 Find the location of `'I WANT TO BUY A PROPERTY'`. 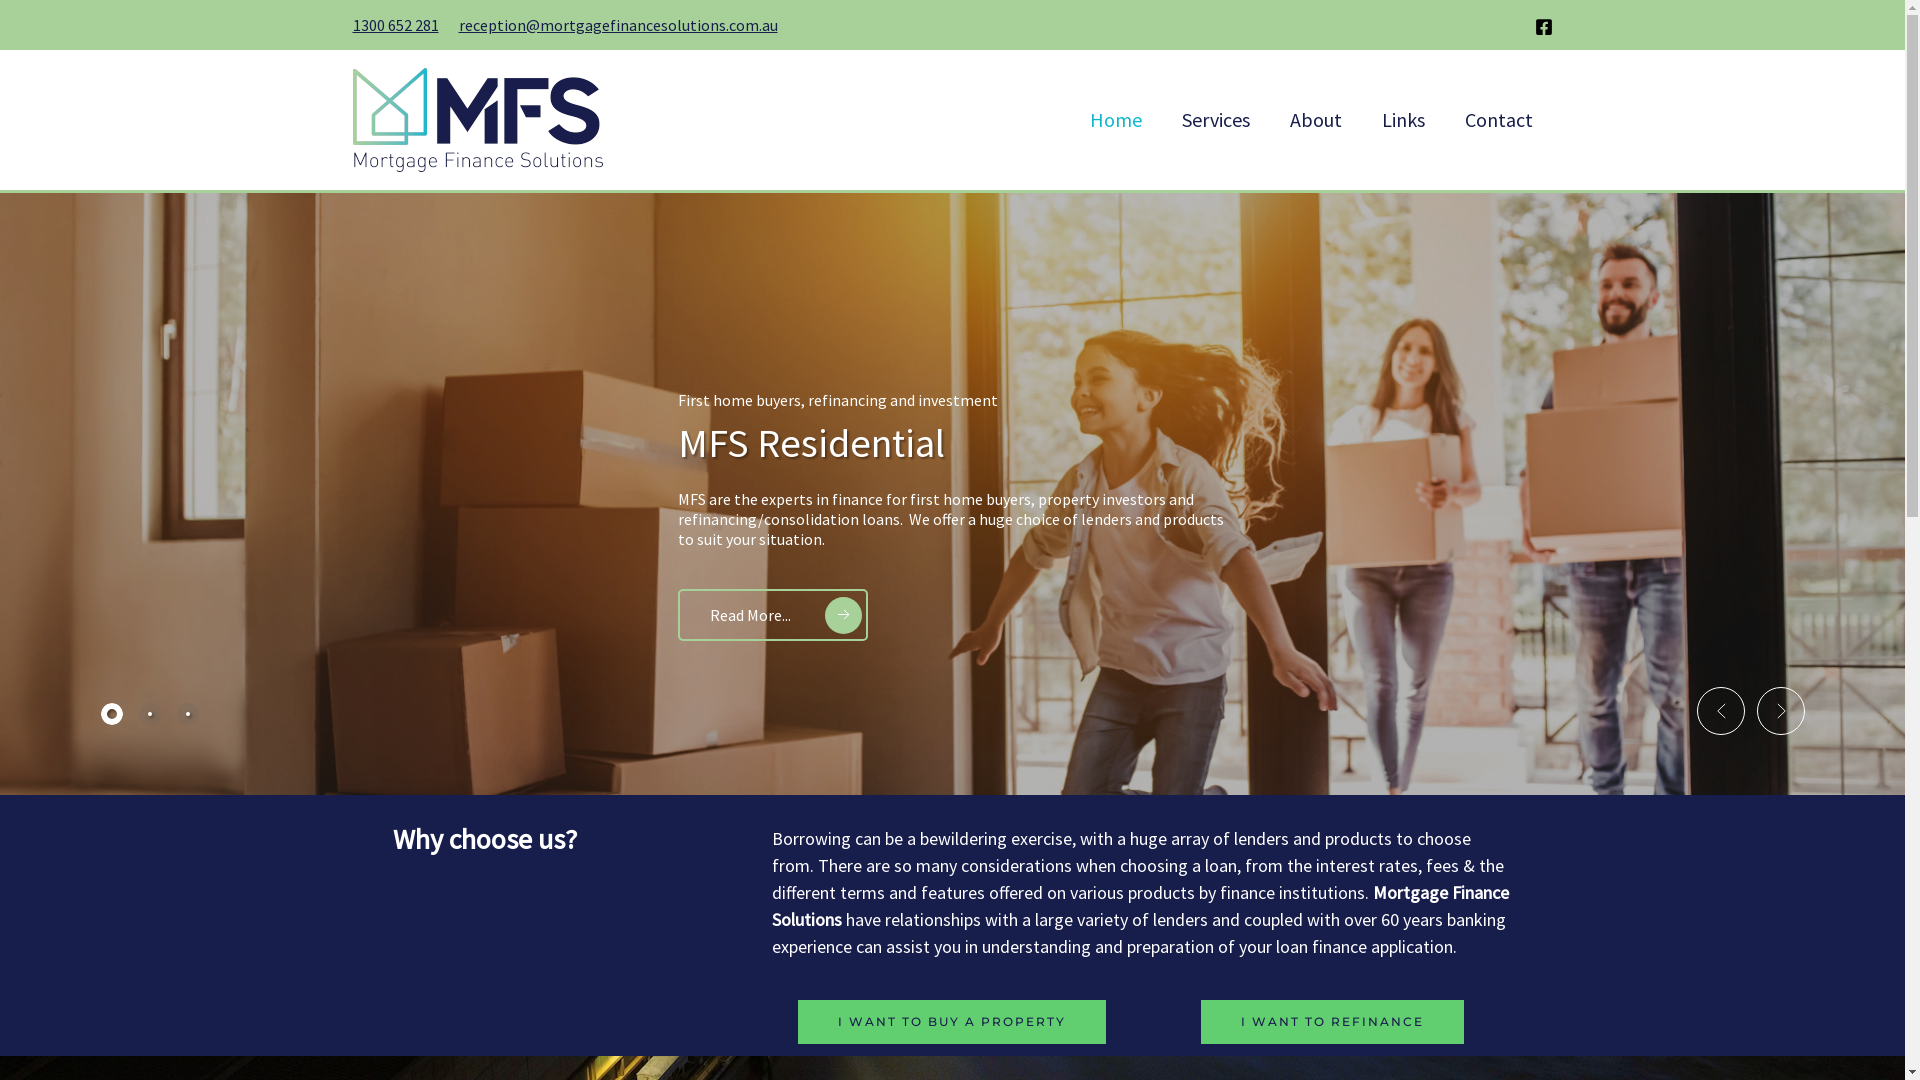

'I WANT TO BUY A PROPERTY' is located at coordinates (950, 1022).